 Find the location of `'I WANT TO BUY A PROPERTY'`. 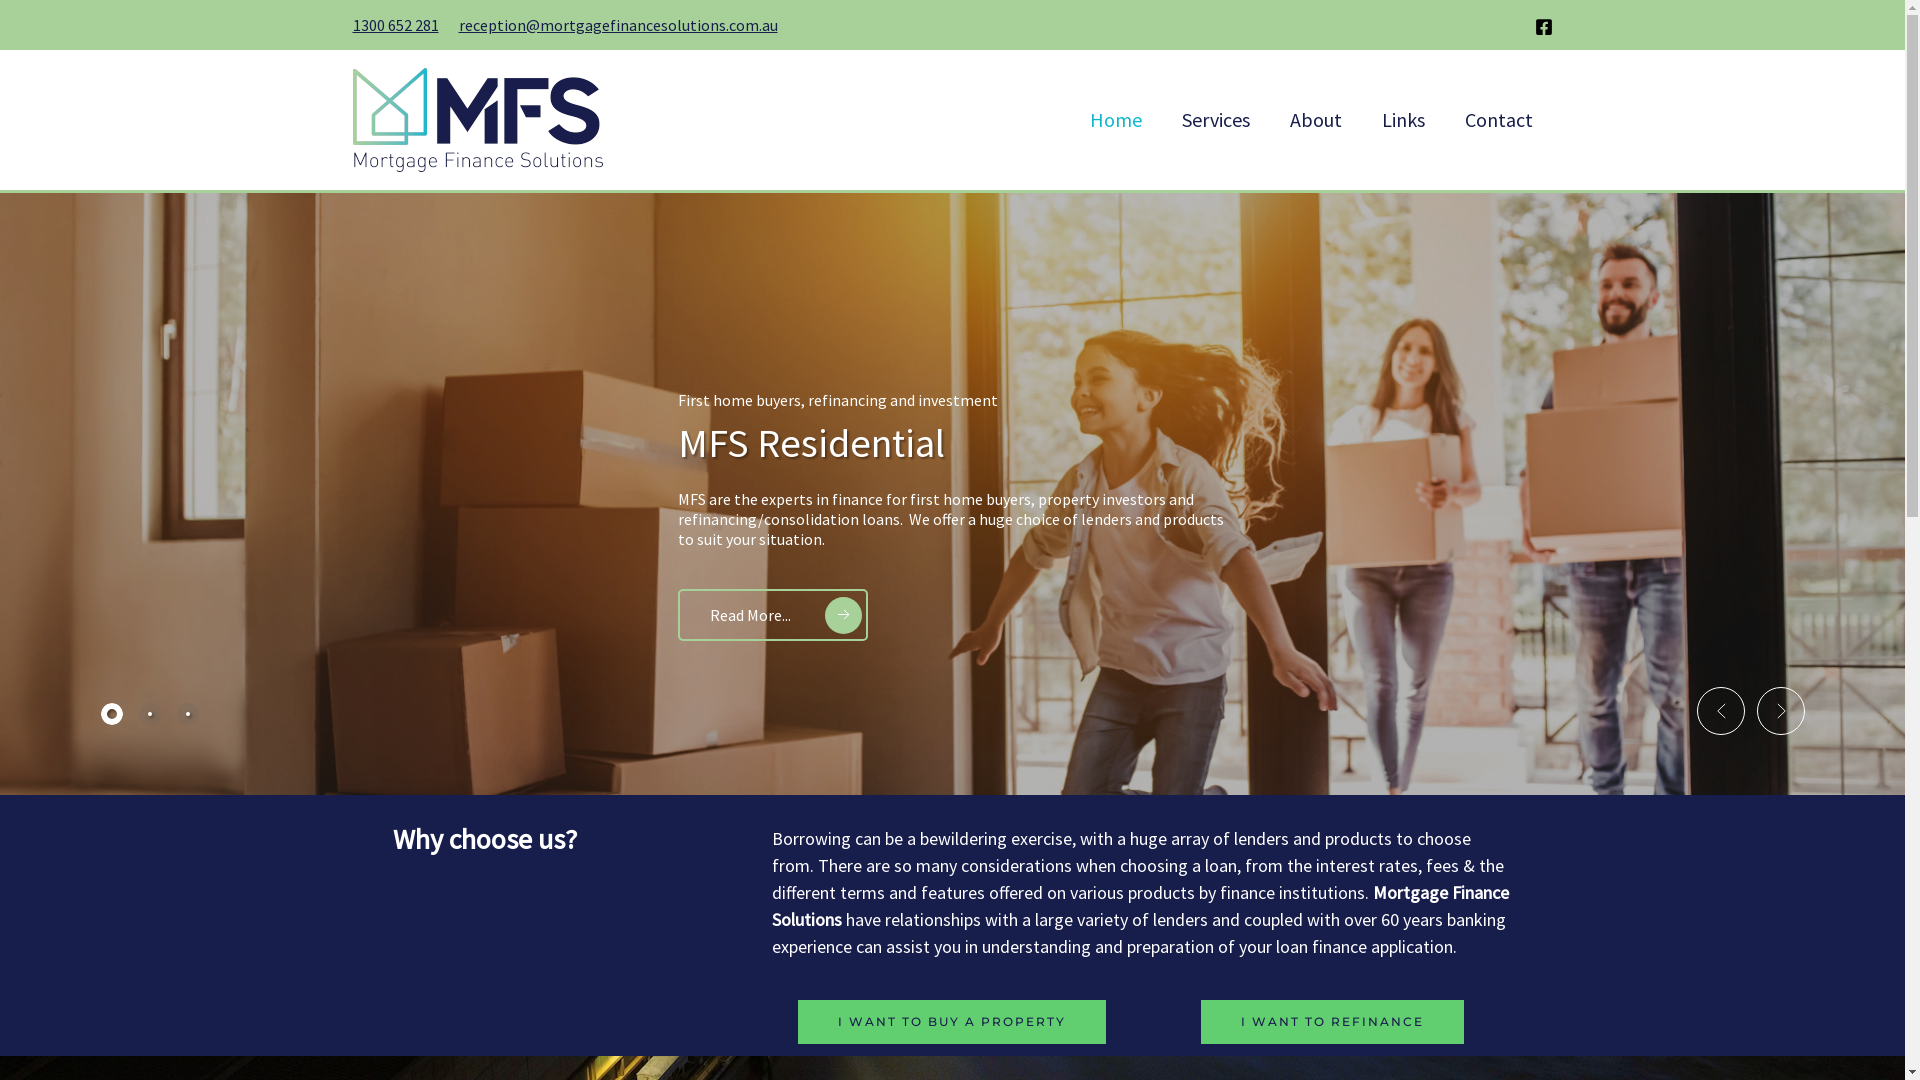

'I WANT TO BUY A PROPERTY' is located at coordinates (950, 1022).